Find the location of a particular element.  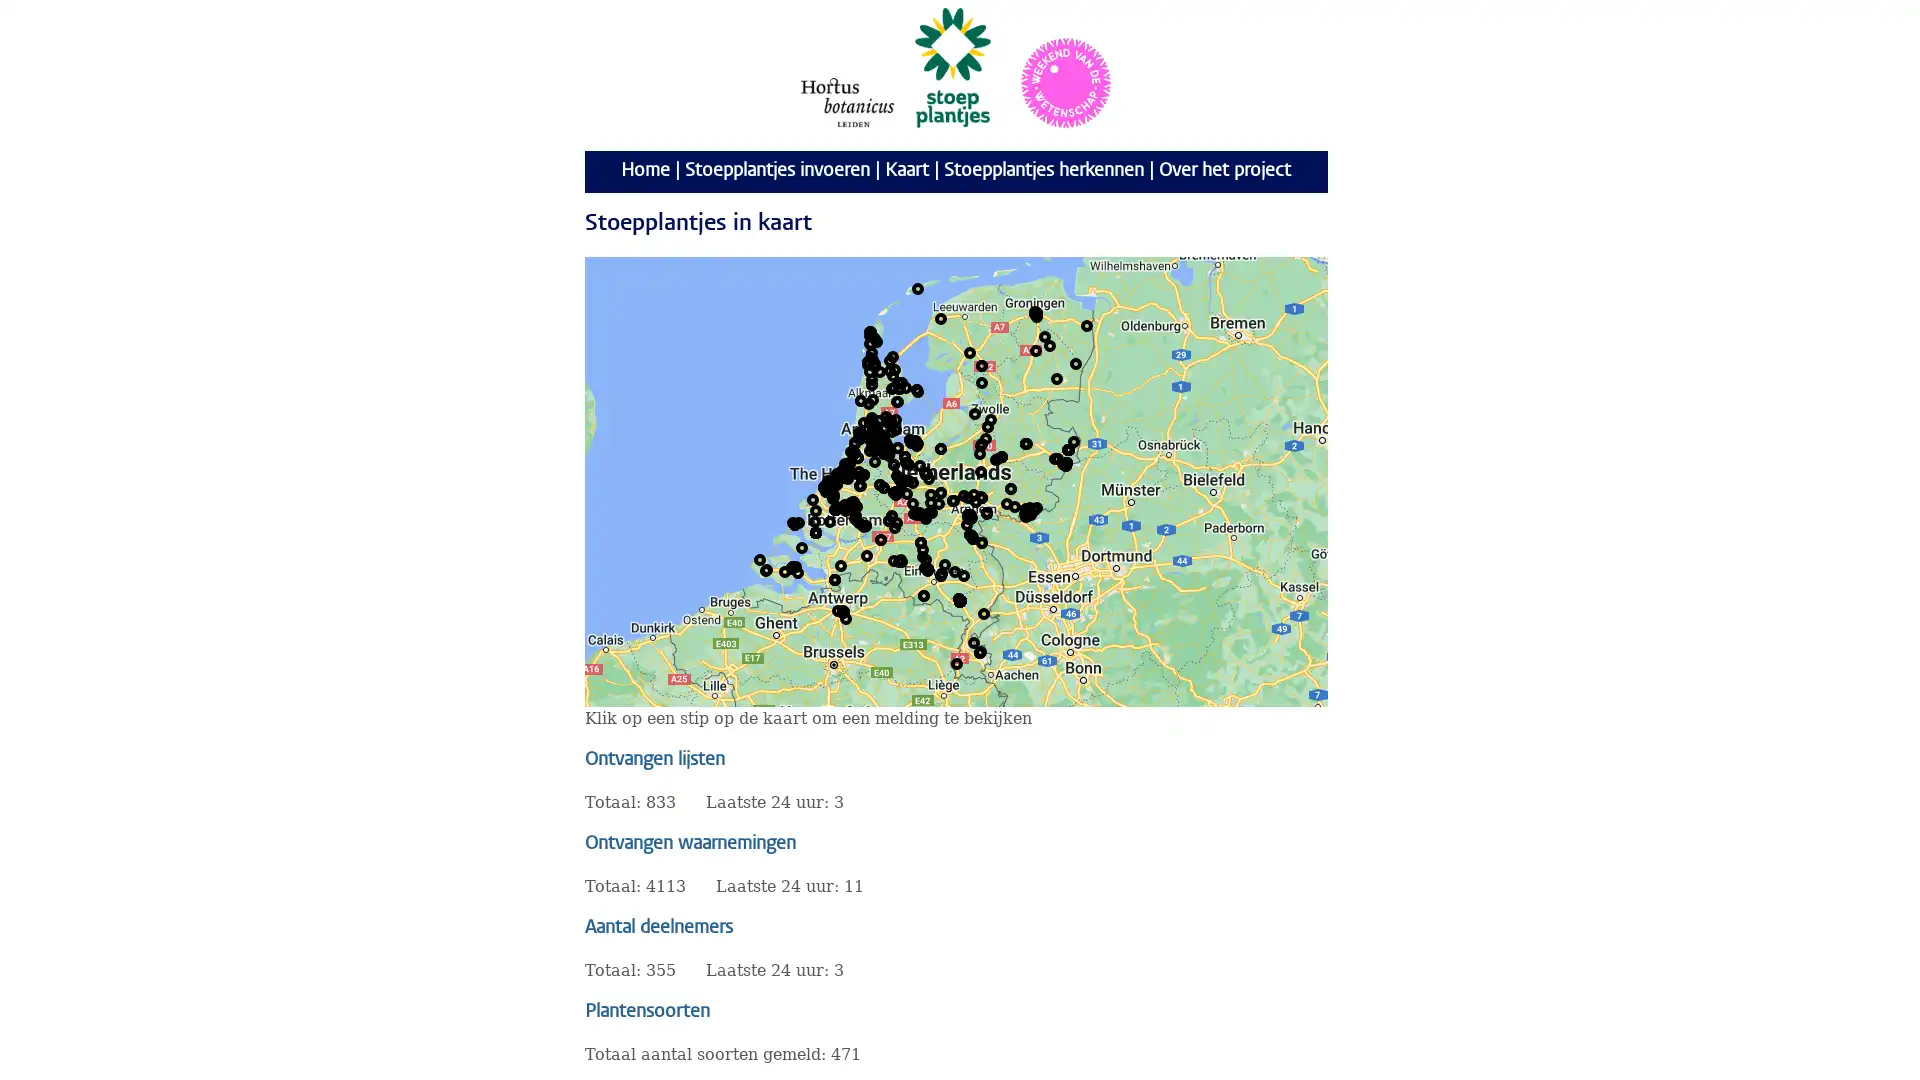

Telling van op 27 februari 2022 is located at coordinates (862, 523).